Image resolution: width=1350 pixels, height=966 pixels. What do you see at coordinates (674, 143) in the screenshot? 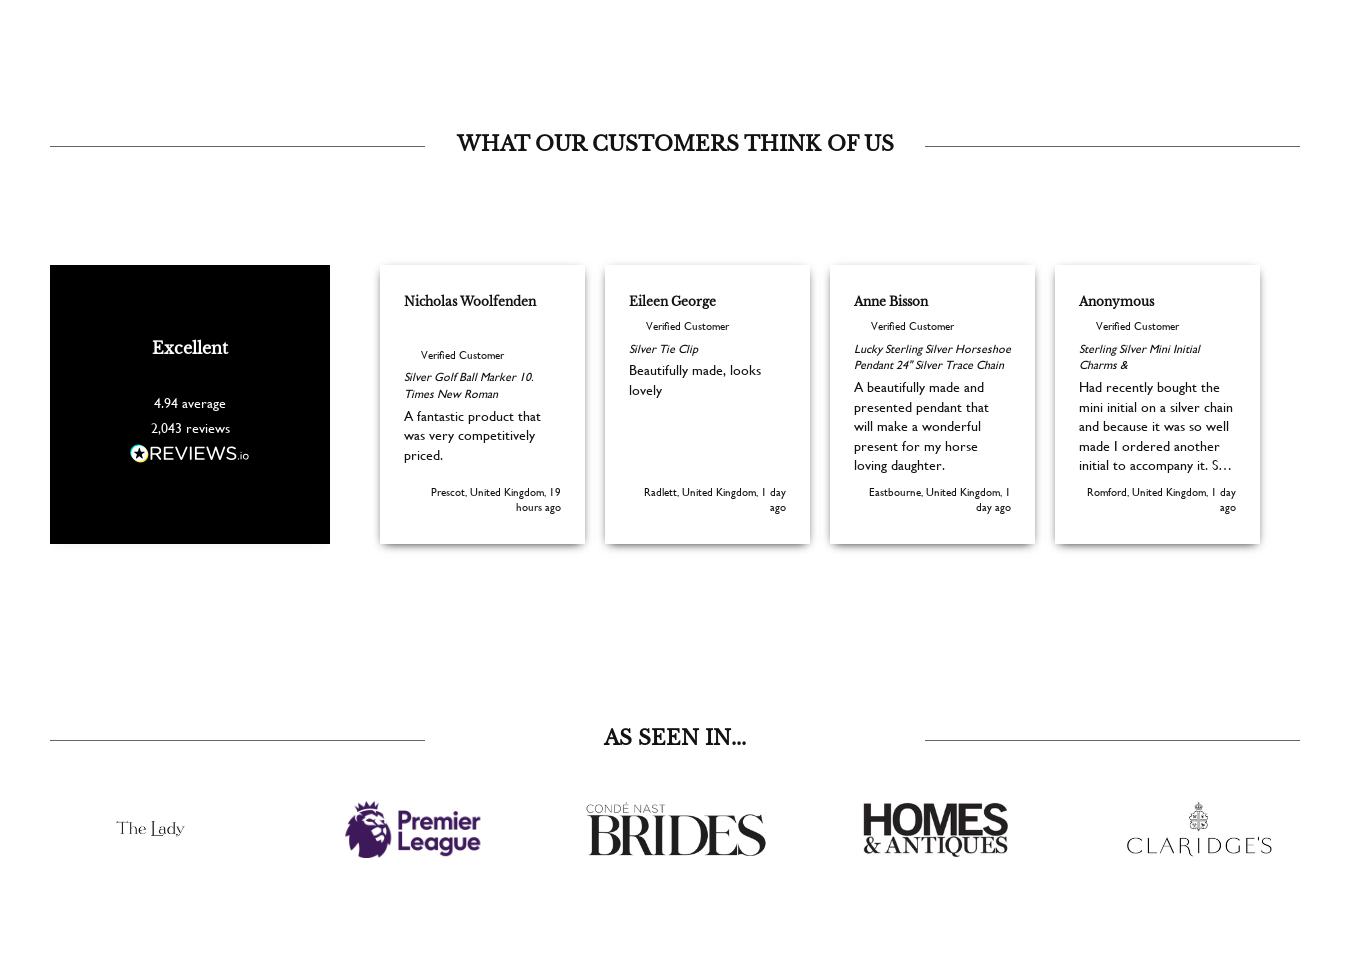
I see `'WHAT OUR CUSTOMERS THINK OF US'` at bounding box center [674, 143].